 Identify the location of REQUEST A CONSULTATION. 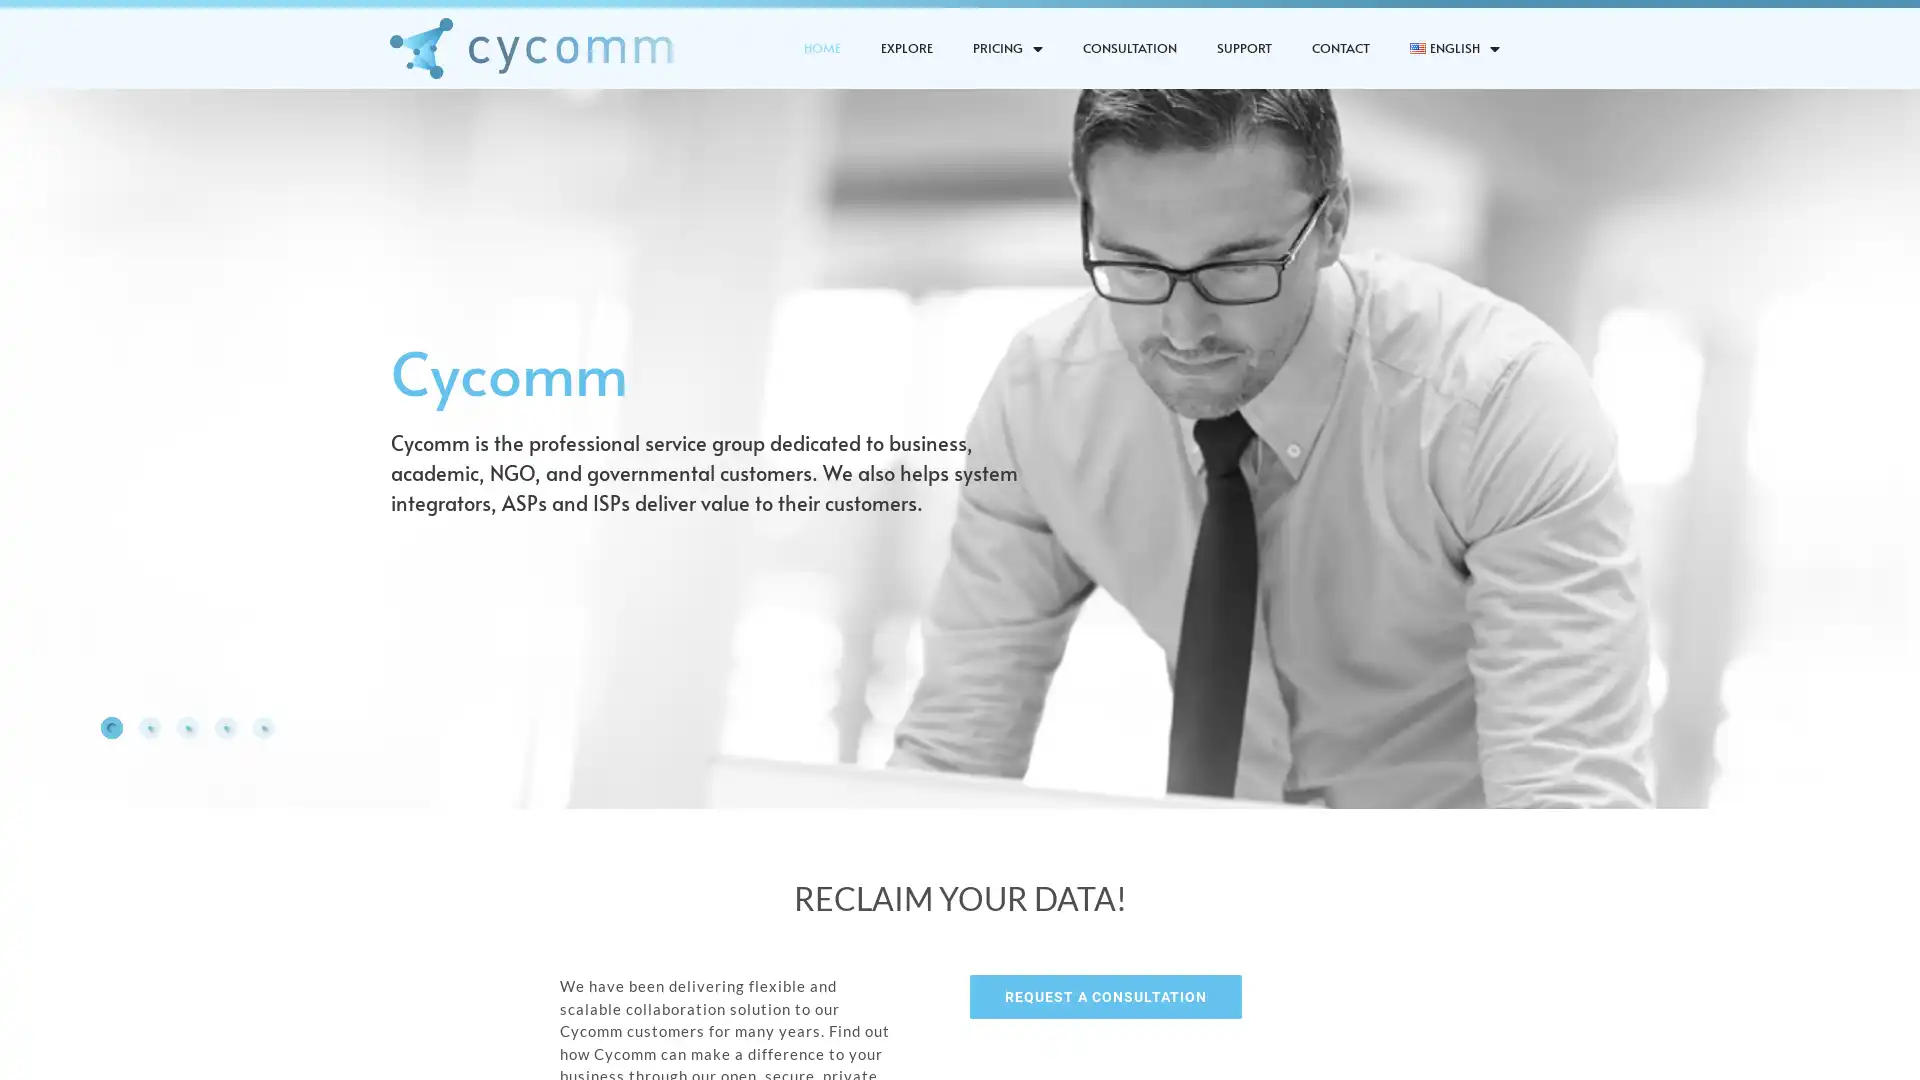
(1104, 996).